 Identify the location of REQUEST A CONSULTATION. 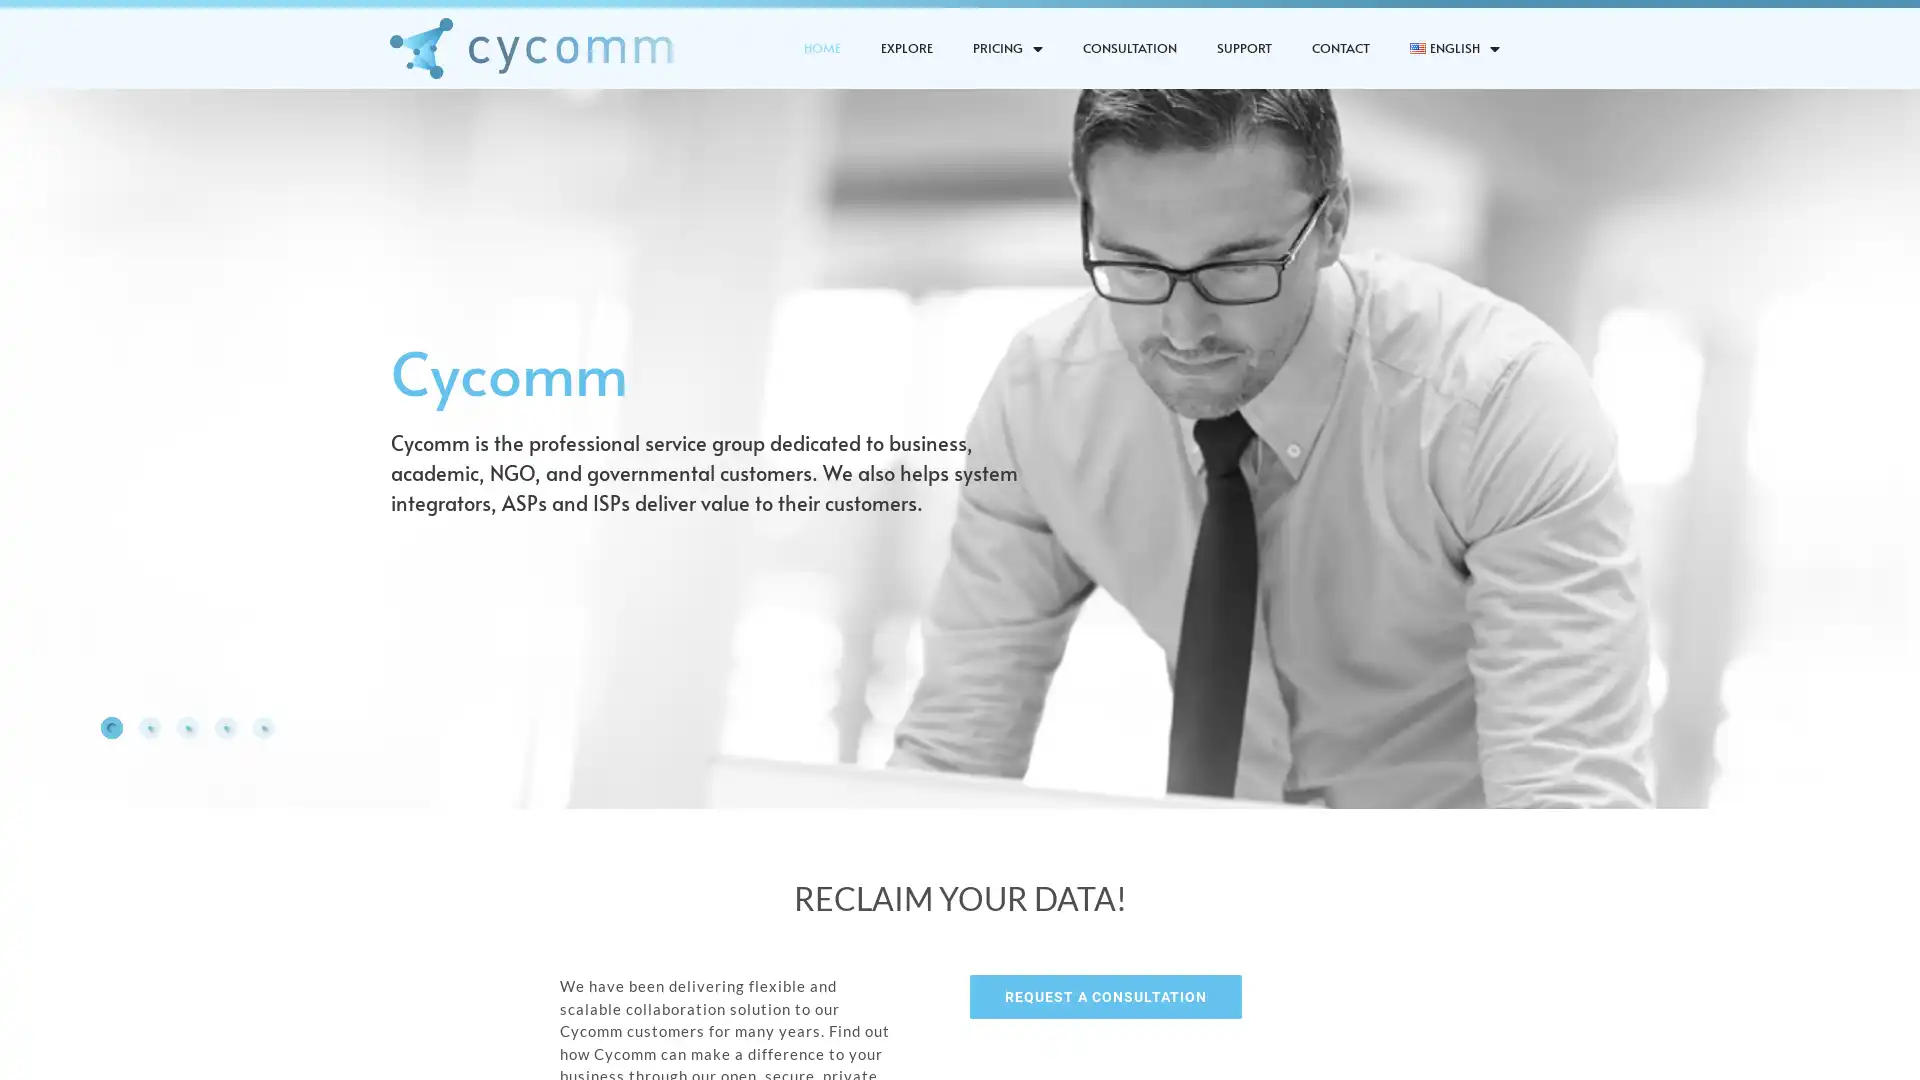
(1104, 996).